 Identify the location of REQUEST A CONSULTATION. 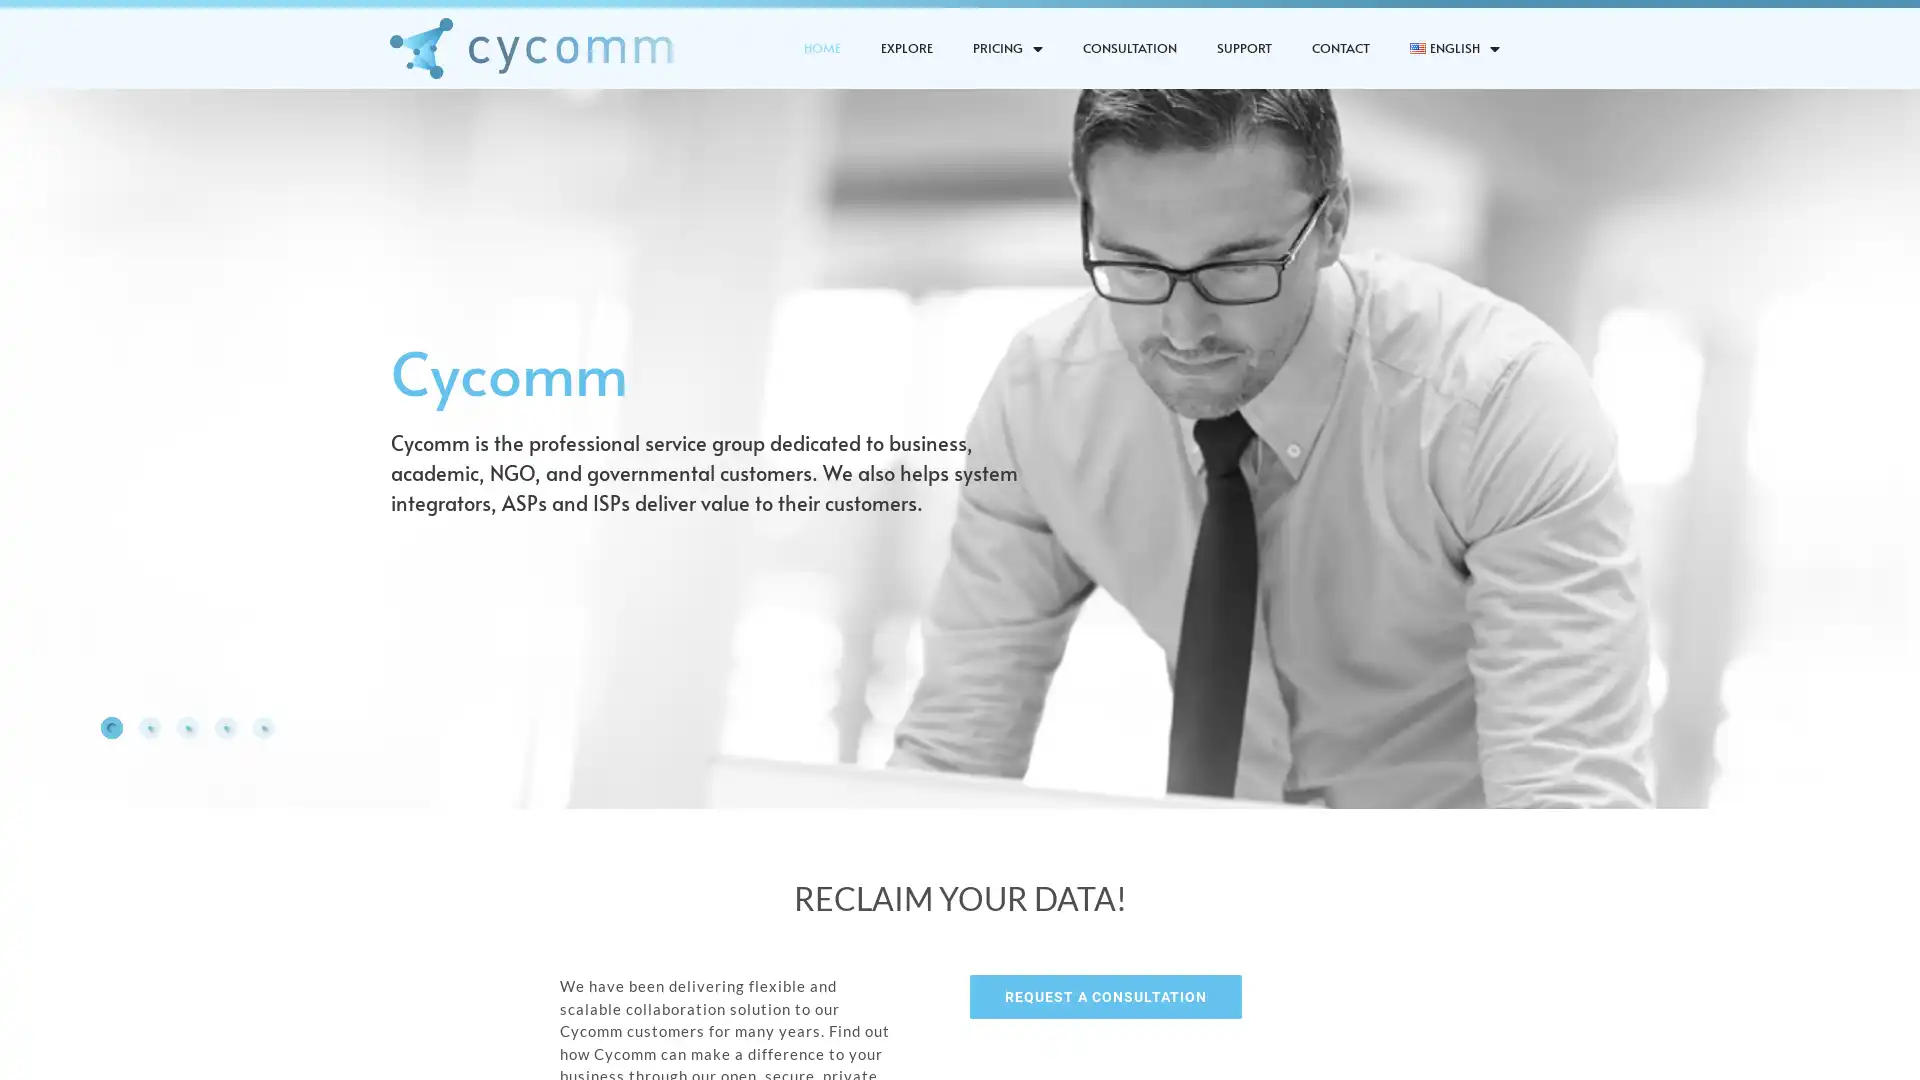
(1104, 996).